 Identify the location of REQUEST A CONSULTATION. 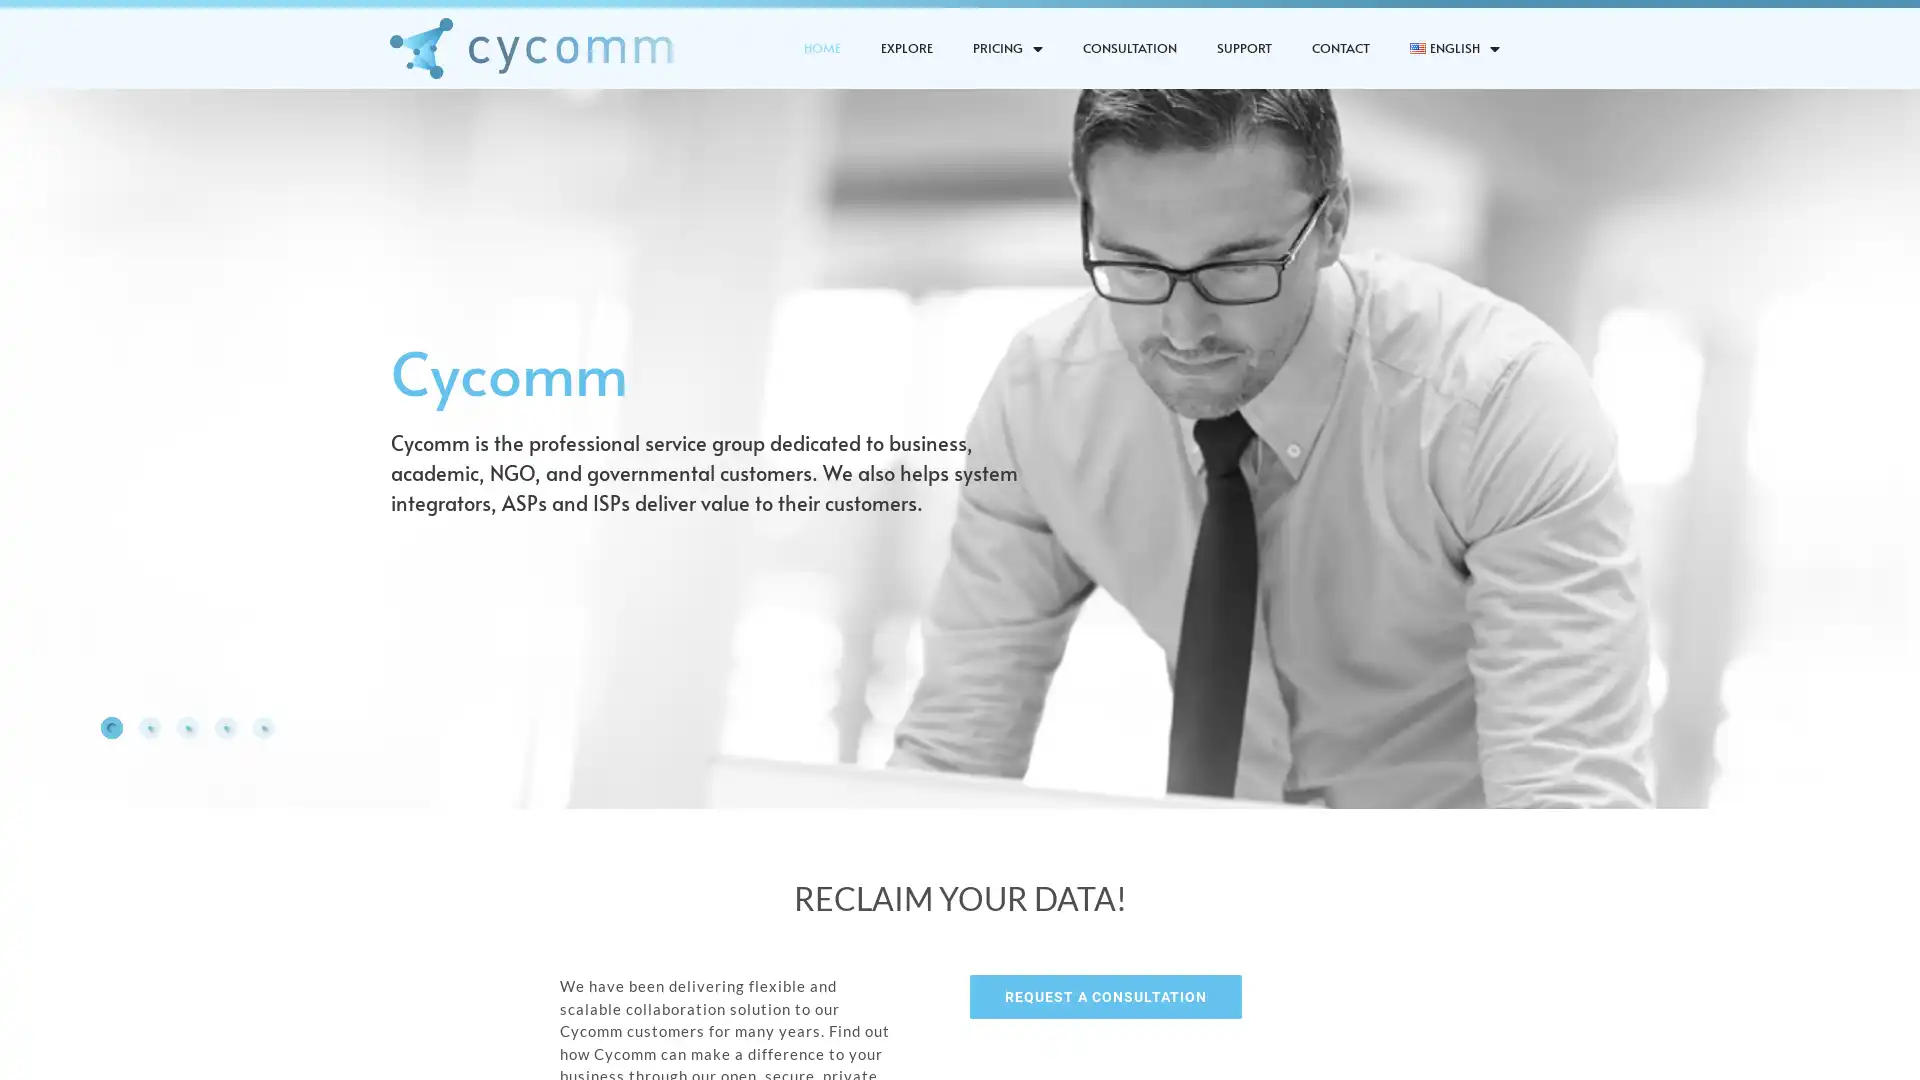
(1104, 996).